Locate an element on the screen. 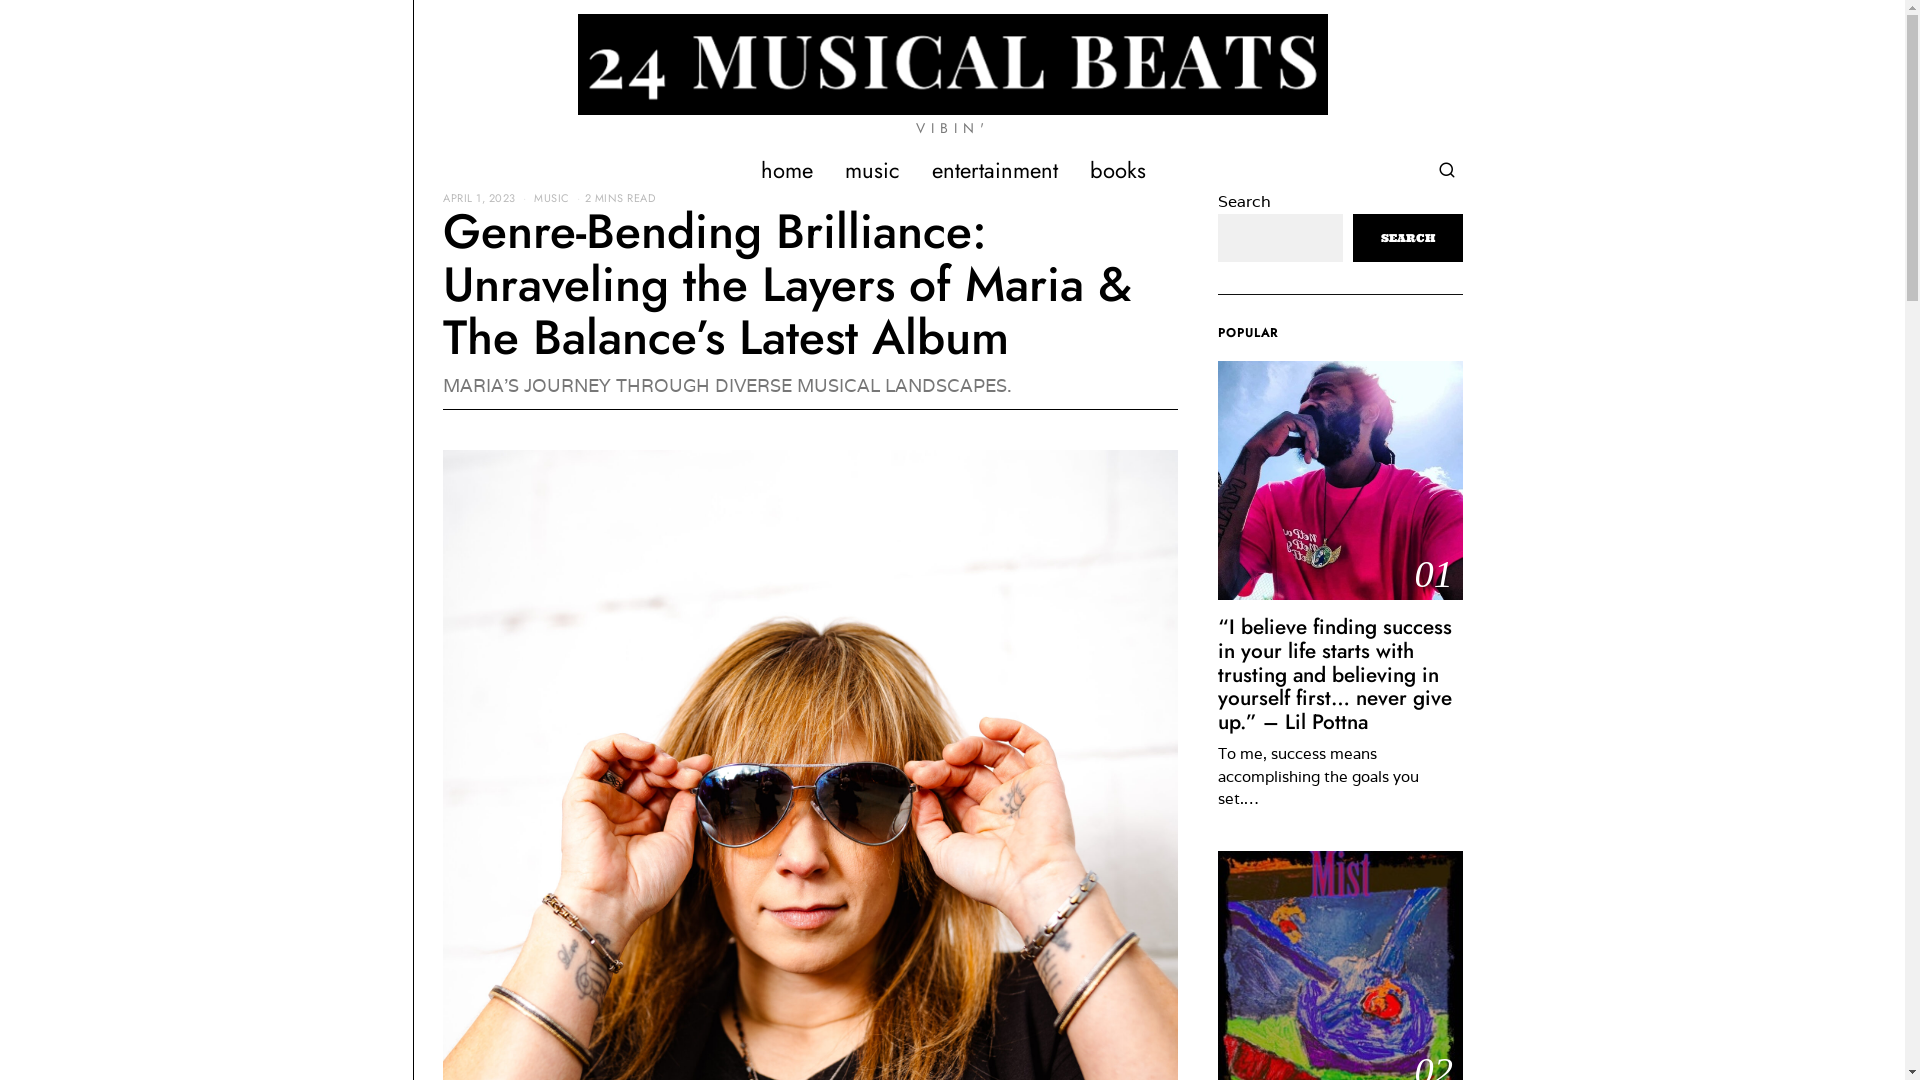  'entertainment' is located at coordinates (994, 168).